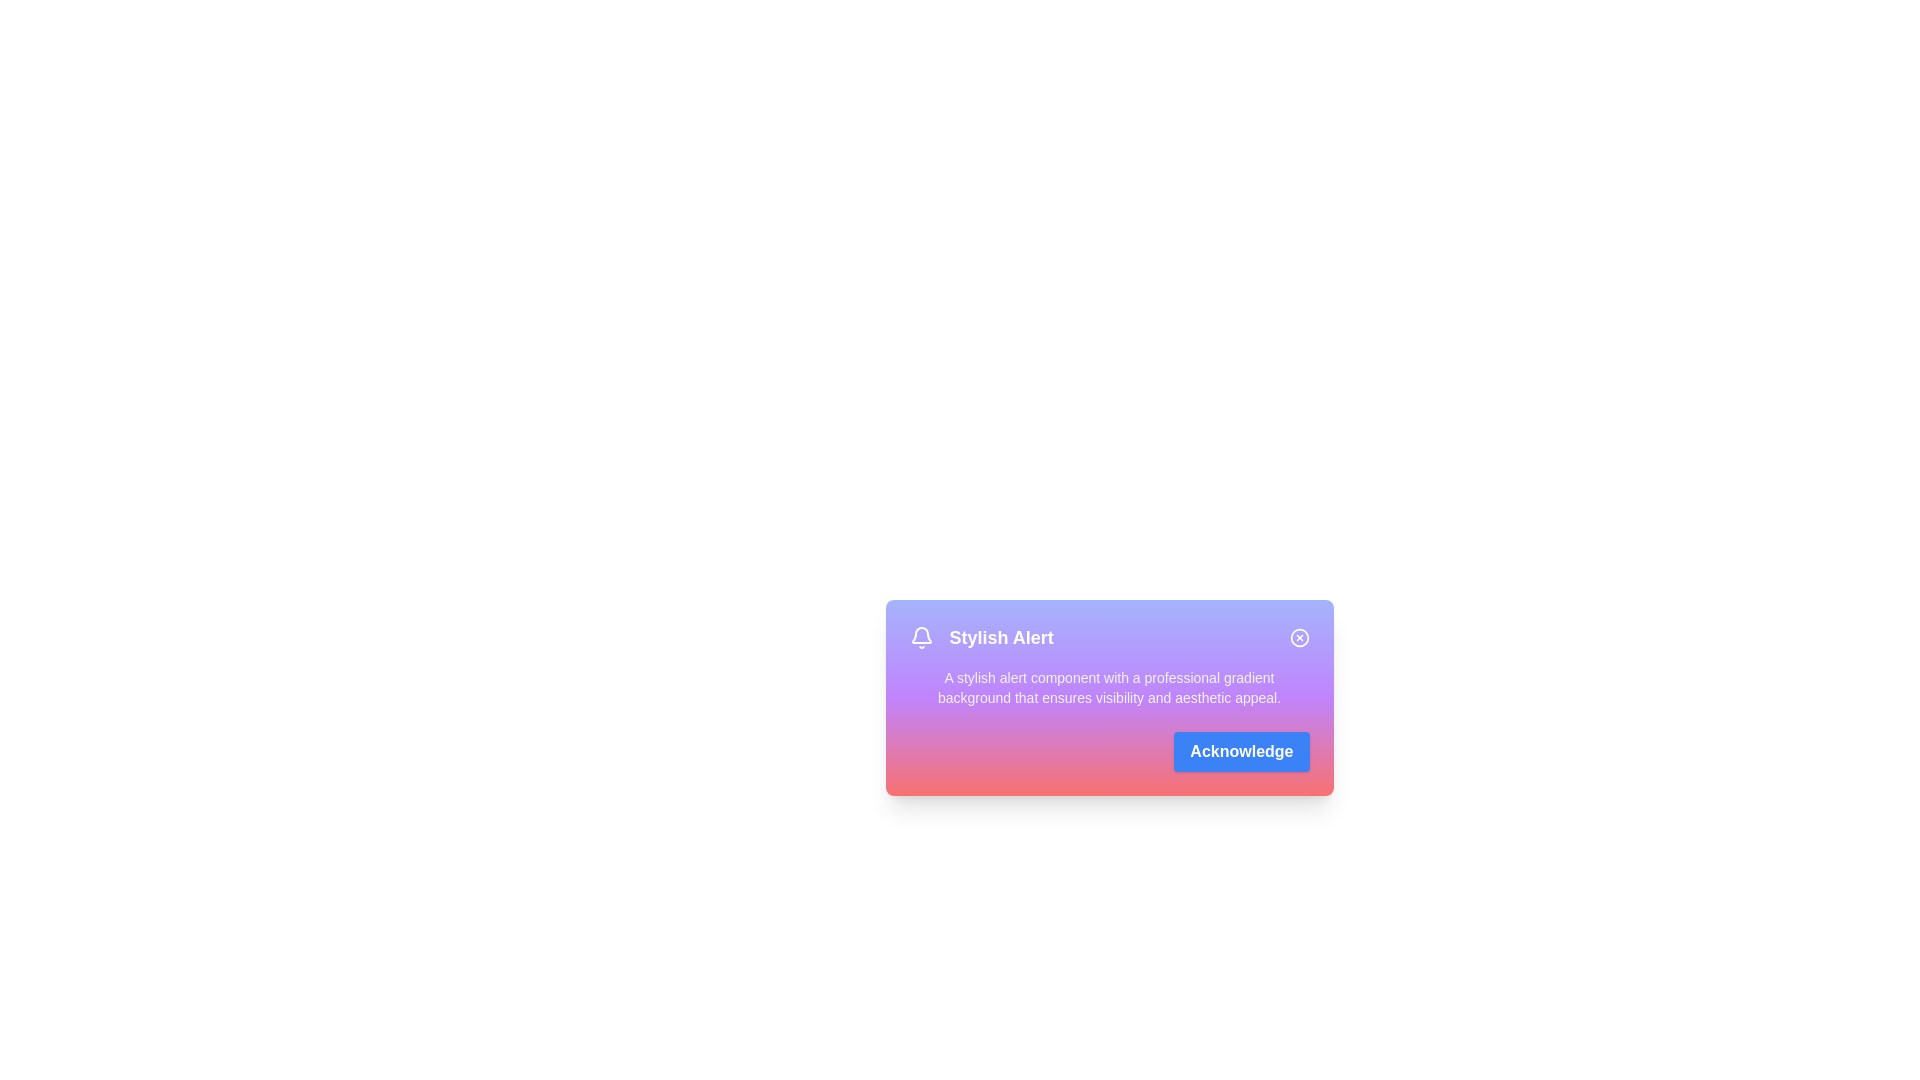  Describe the element at coordinates (1240, 752) in the screenshot. I see `the 'Acknowledge' button to acknowledge the alert` at that location.